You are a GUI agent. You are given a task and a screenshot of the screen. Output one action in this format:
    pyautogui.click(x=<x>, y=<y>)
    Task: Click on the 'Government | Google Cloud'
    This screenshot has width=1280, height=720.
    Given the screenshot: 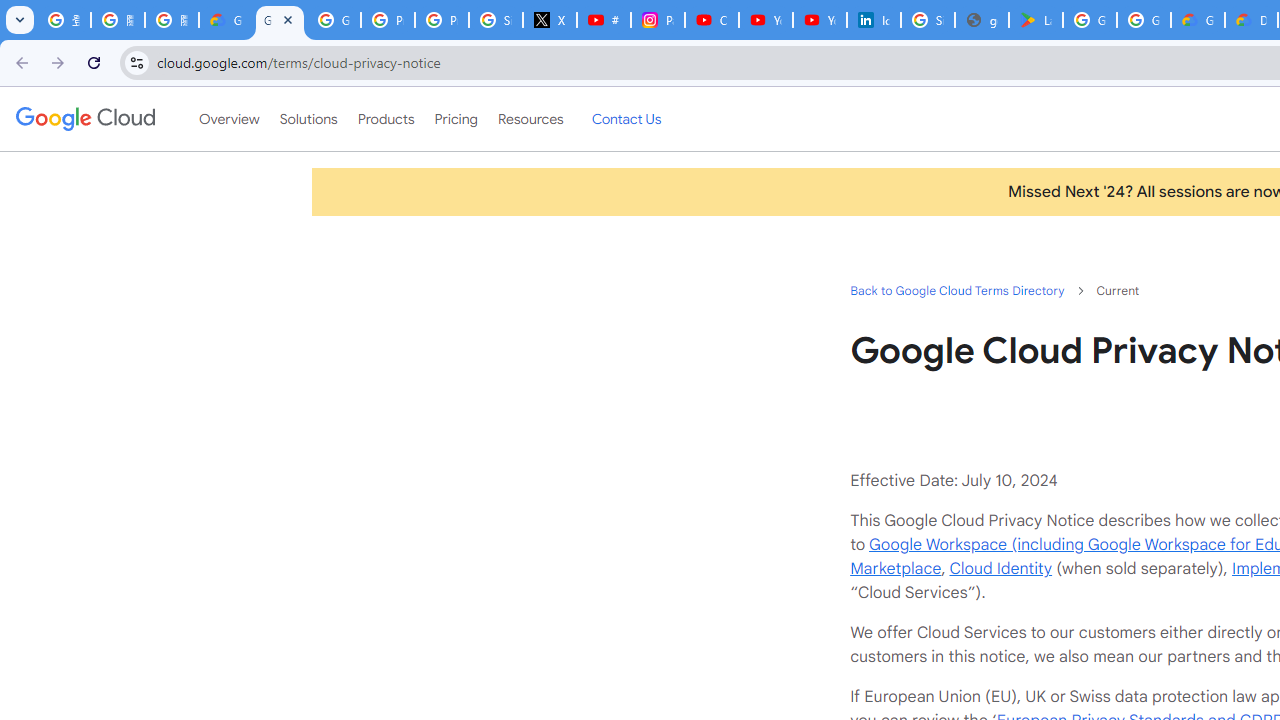 What is the action you would take?
    pyautogui.click(x=1198, y=20)
    